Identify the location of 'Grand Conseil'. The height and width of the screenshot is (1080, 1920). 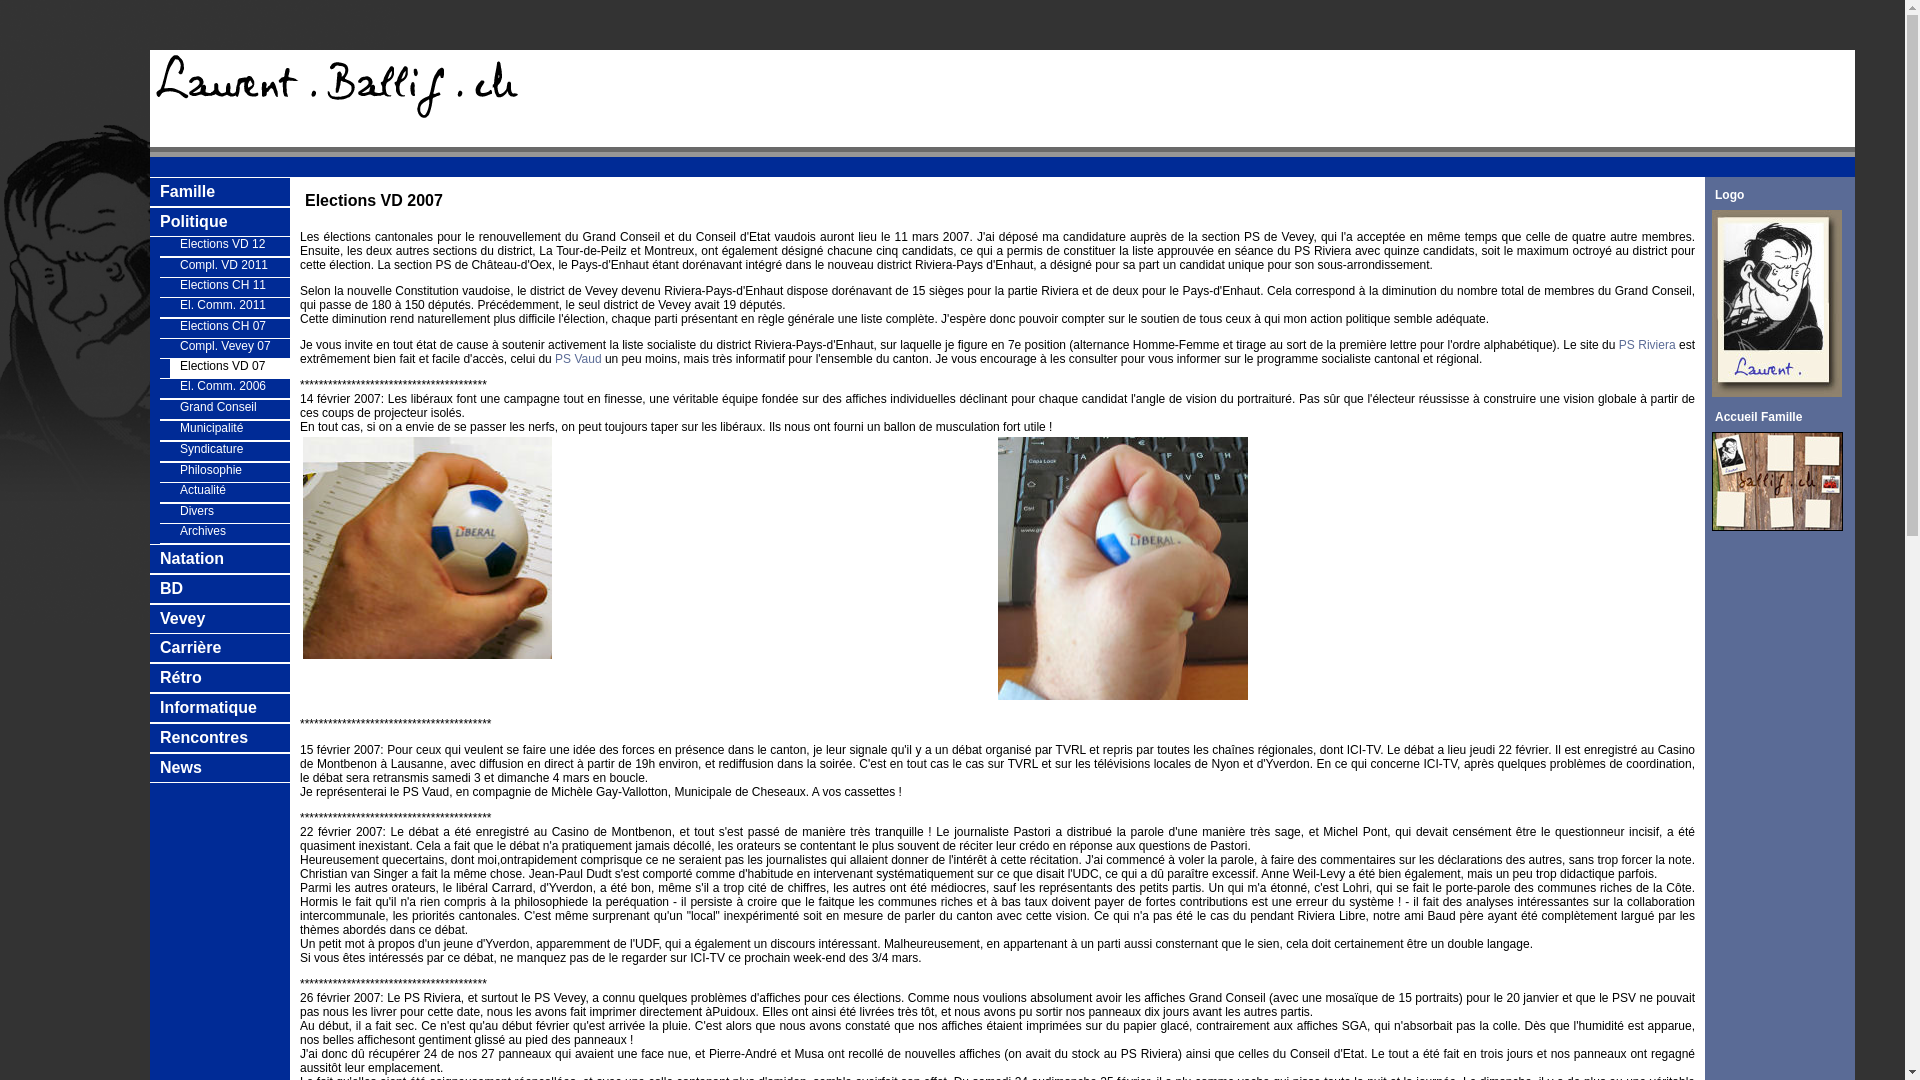
(230, 408).